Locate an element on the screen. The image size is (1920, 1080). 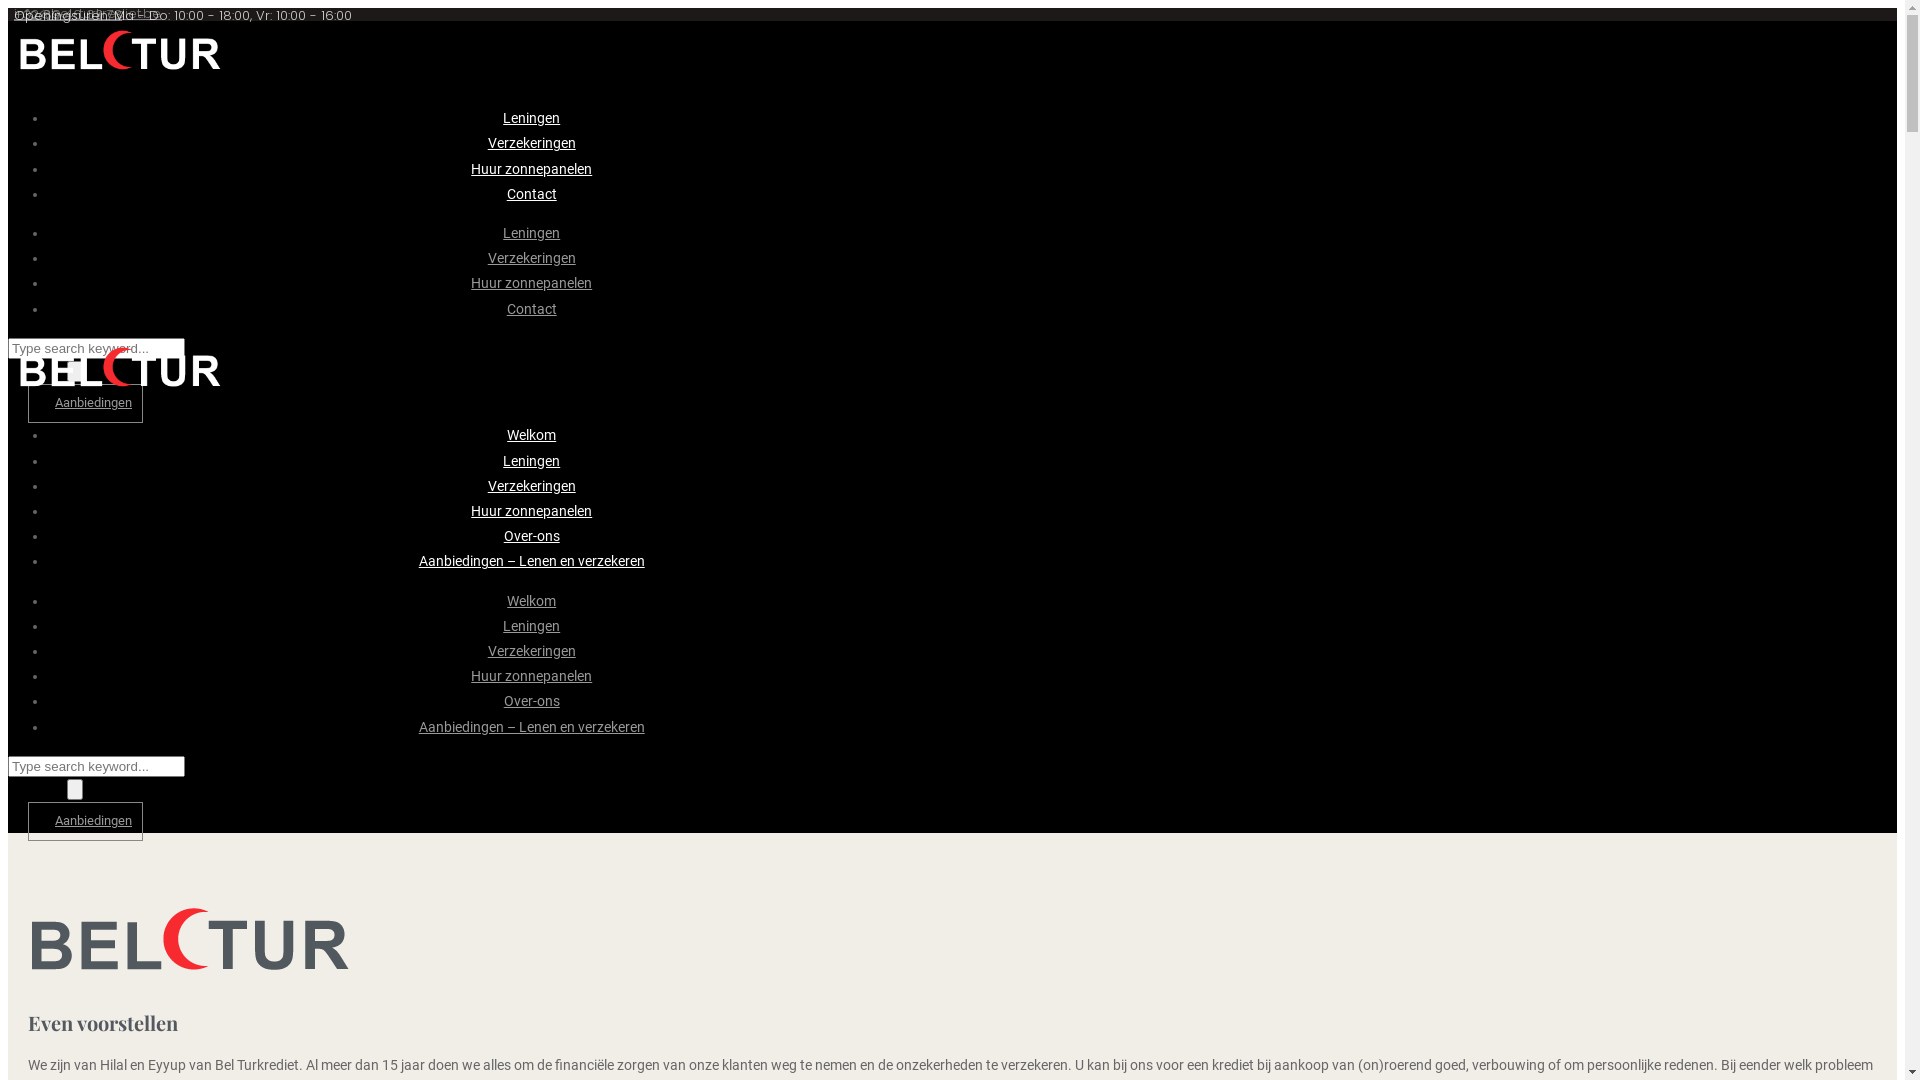
'Welkom' is located at coordinates (507, 600).